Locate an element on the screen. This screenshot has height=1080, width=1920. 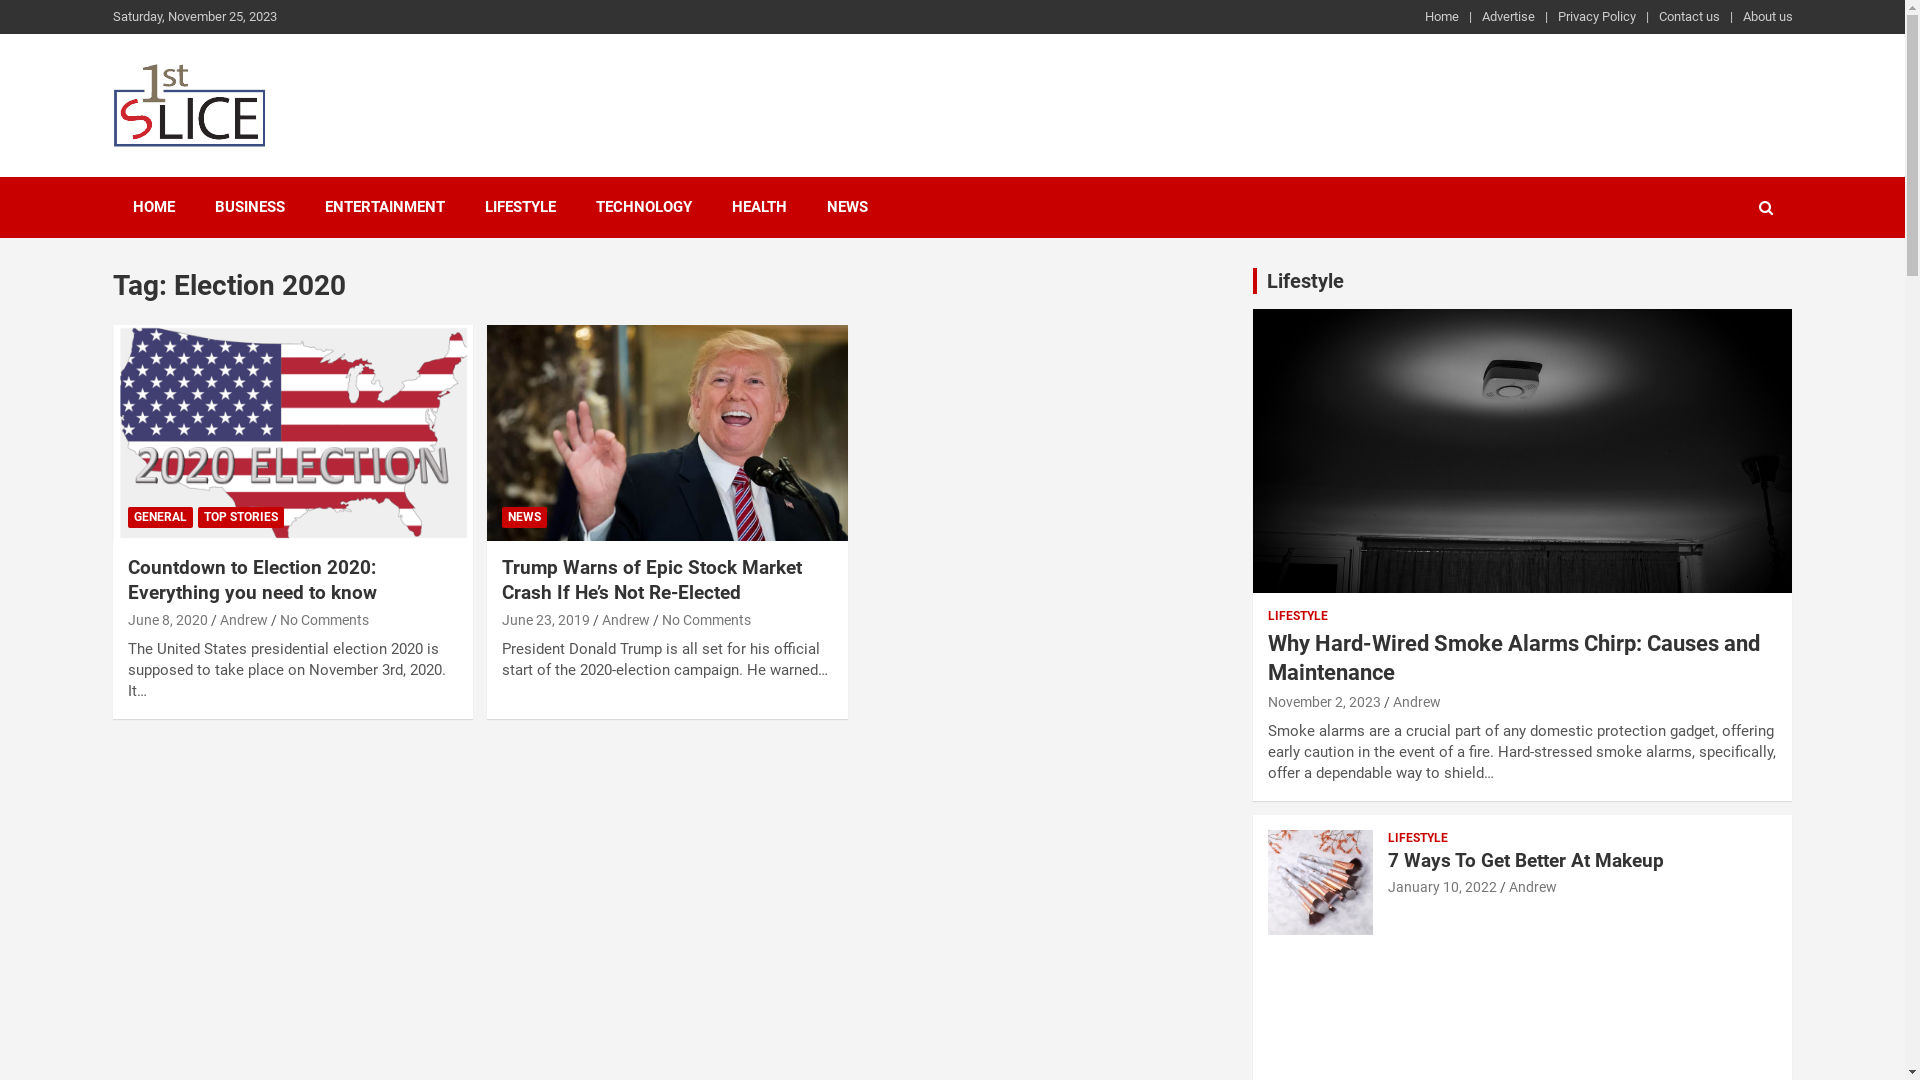
'November 2, 2023' is located at coordinates (1324, 701).